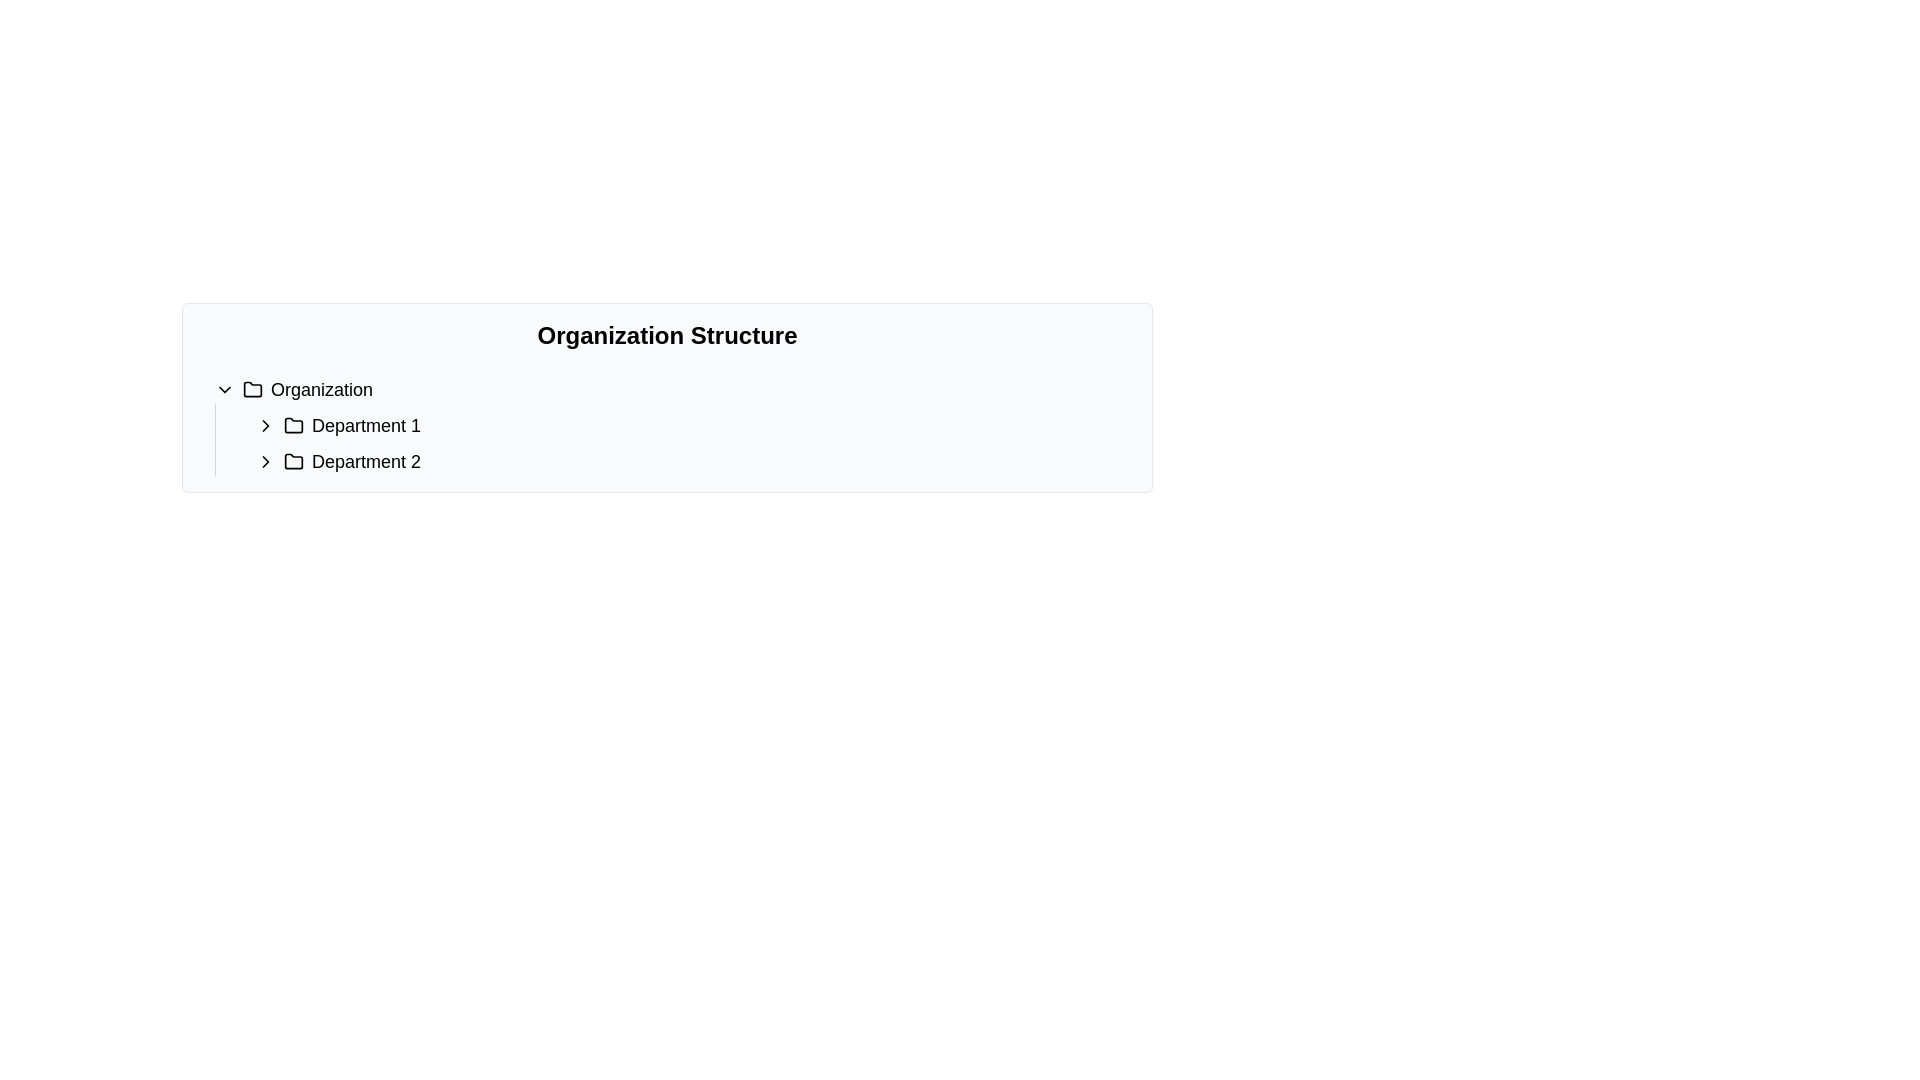 This screenshot has width=1920, height=1080. Describe the element at coordinates (252, 389) in the screenshot. I see `the minimalist folder icon located to the left of the text 'Organization'` at that location.